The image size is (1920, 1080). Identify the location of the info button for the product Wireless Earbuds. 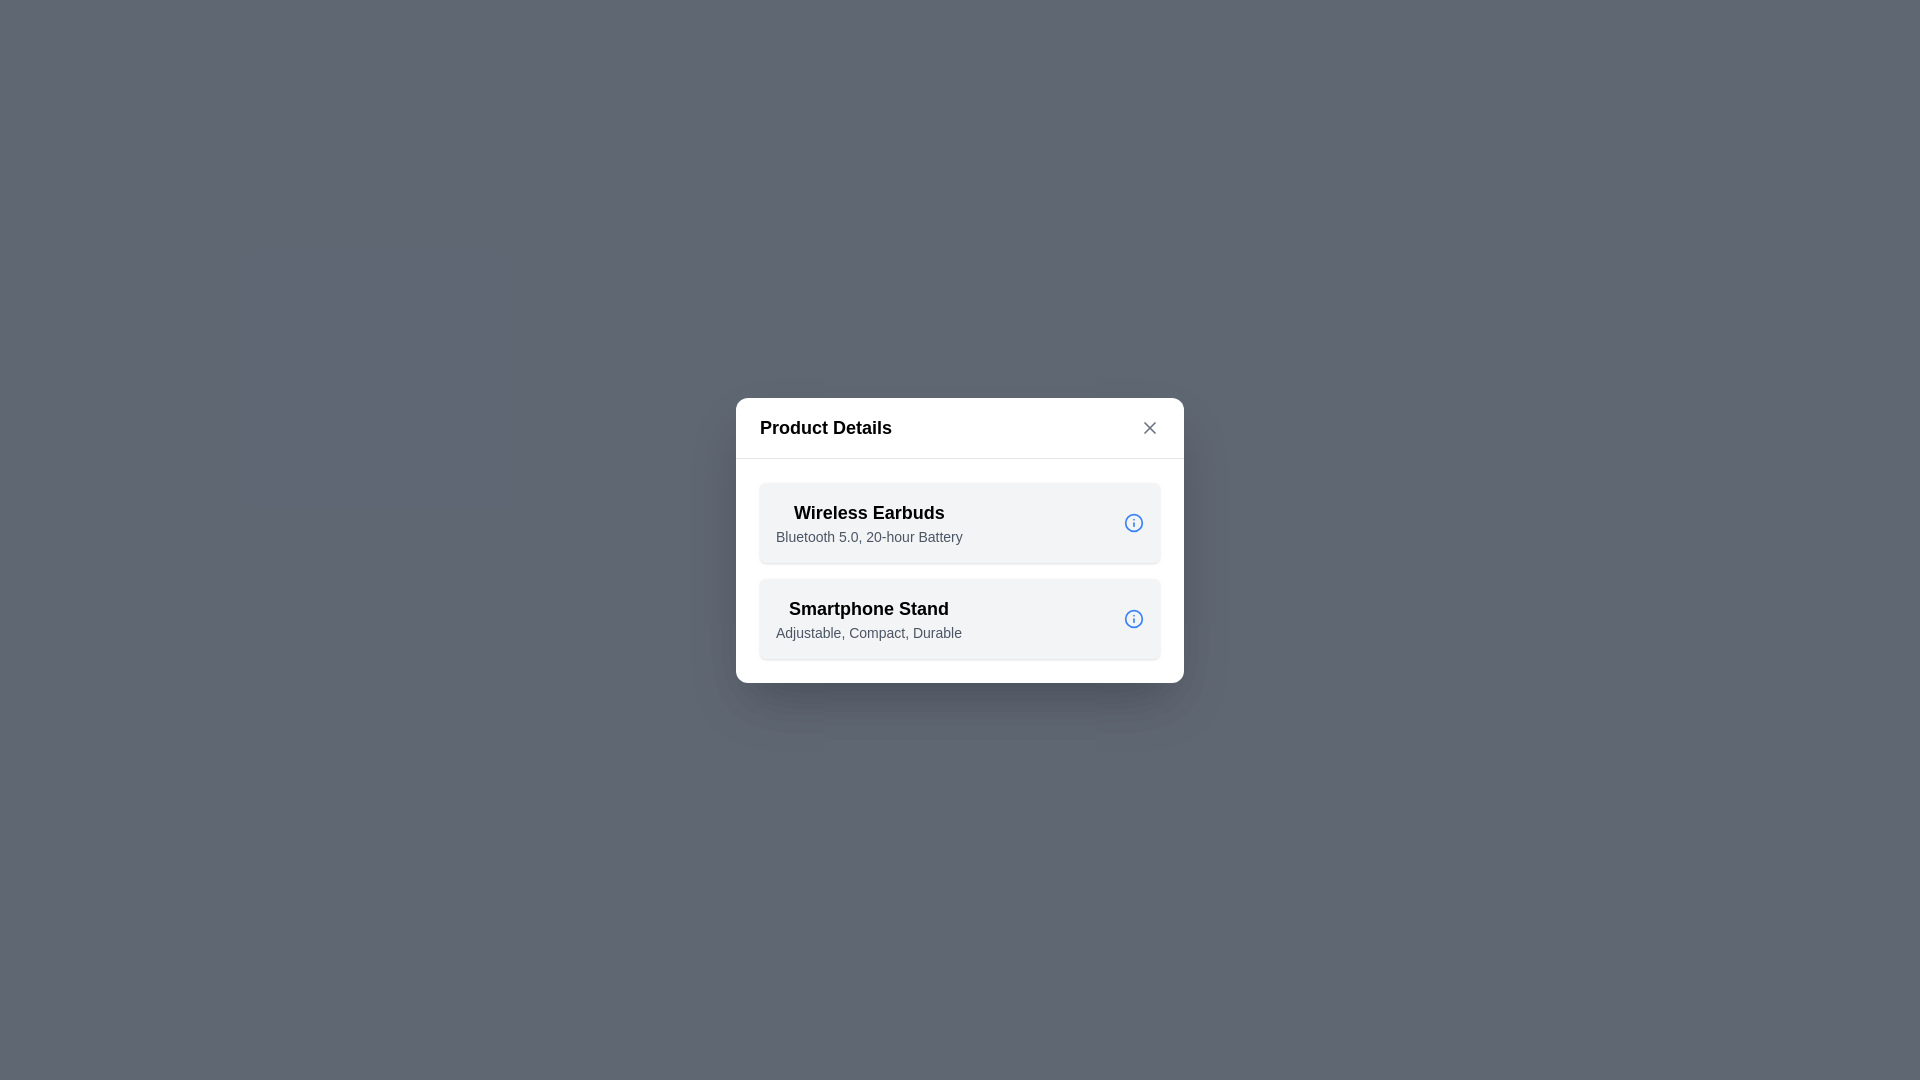
(1133, 521).